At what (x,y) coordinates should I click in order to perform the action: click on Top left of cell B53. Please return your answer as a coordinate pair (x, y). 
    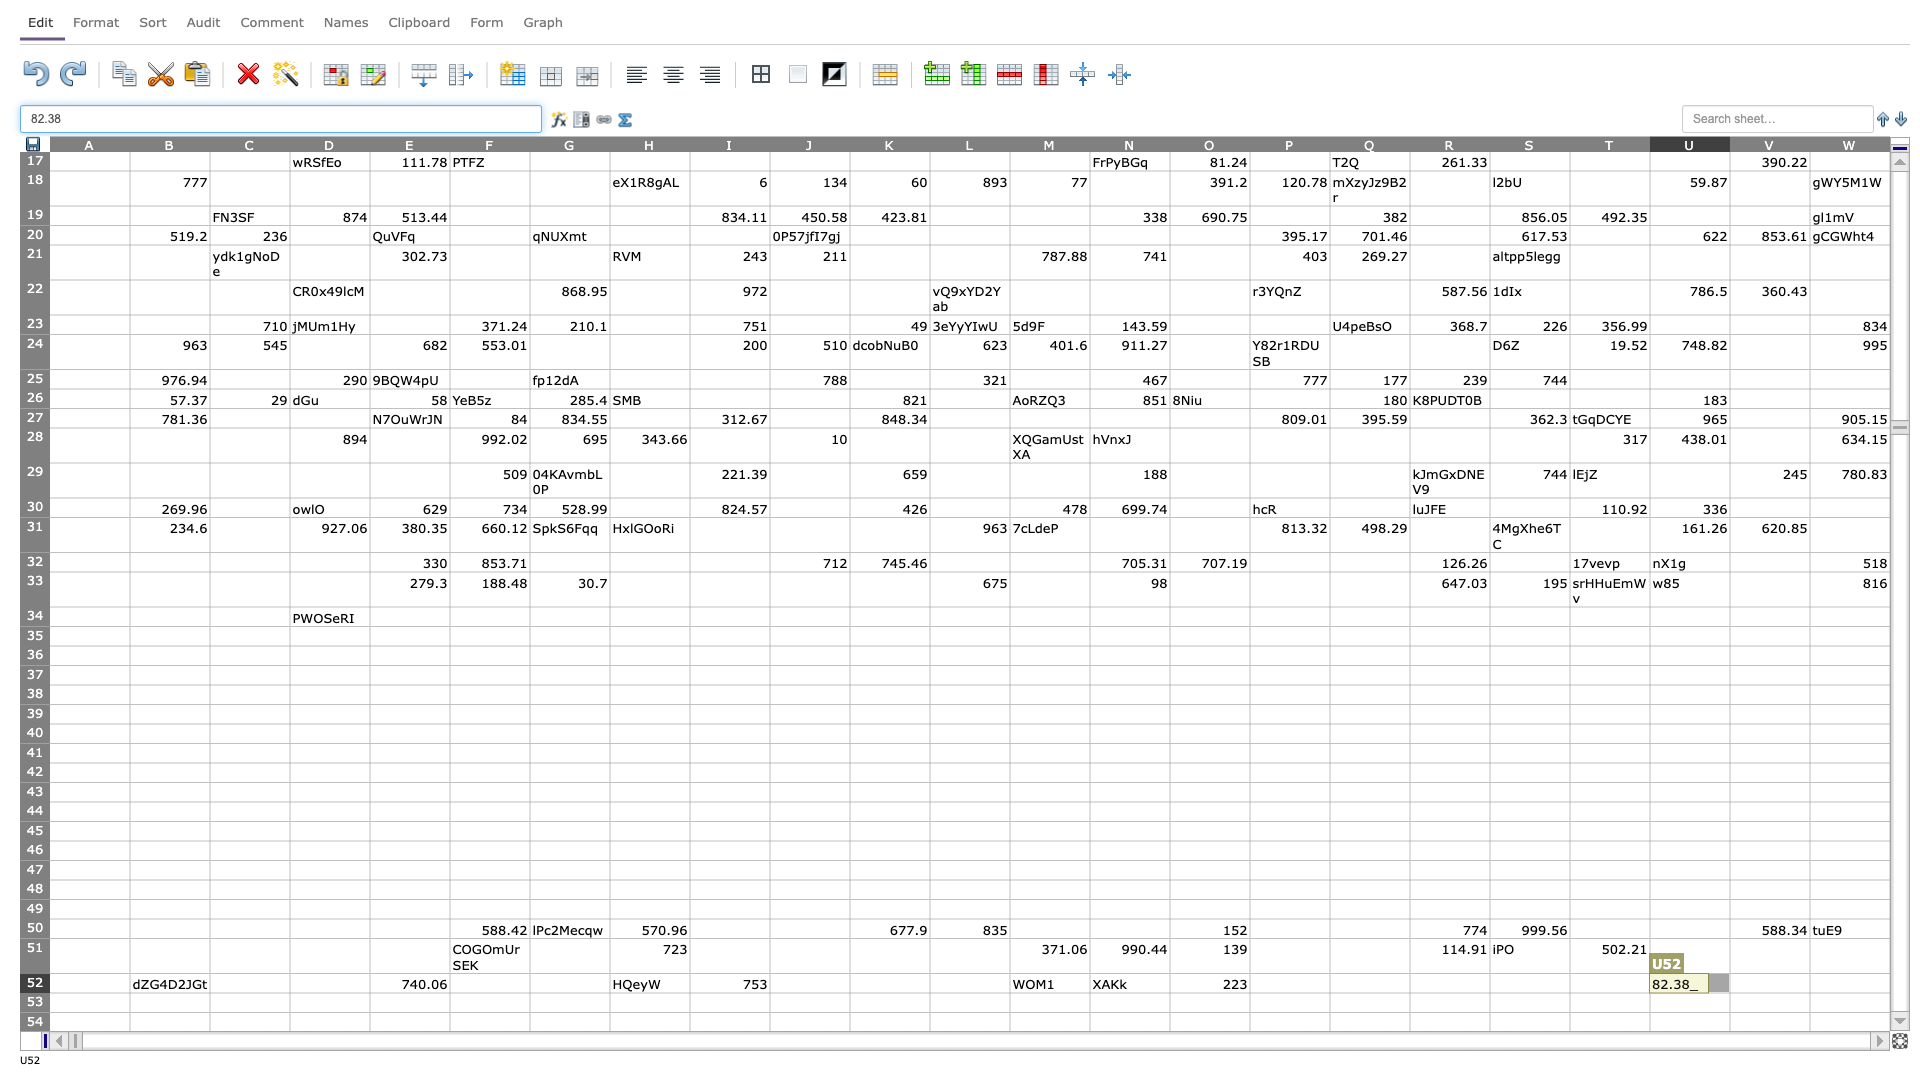
    Looking at the image, I should click on (128, 992).